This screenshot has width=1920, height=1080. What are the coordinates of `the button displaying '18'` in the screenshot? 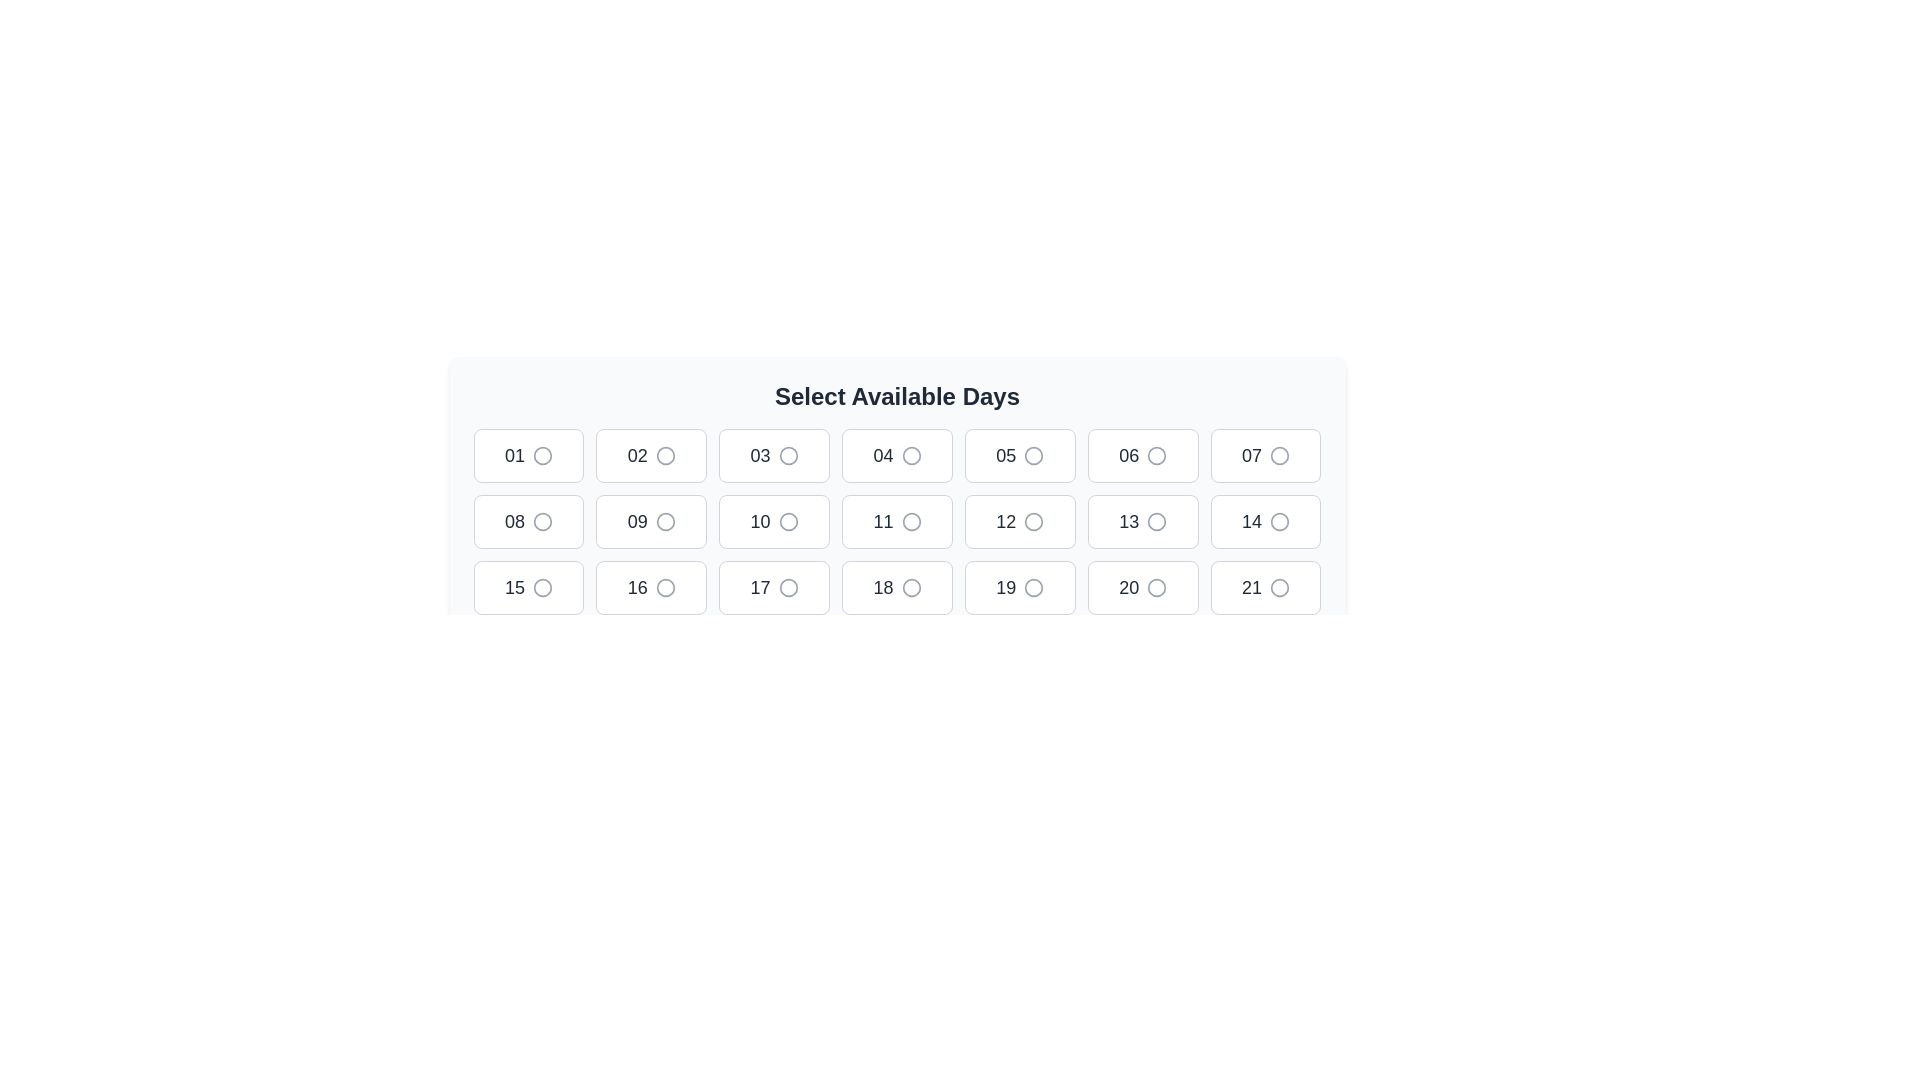 It's located at (896, 586).